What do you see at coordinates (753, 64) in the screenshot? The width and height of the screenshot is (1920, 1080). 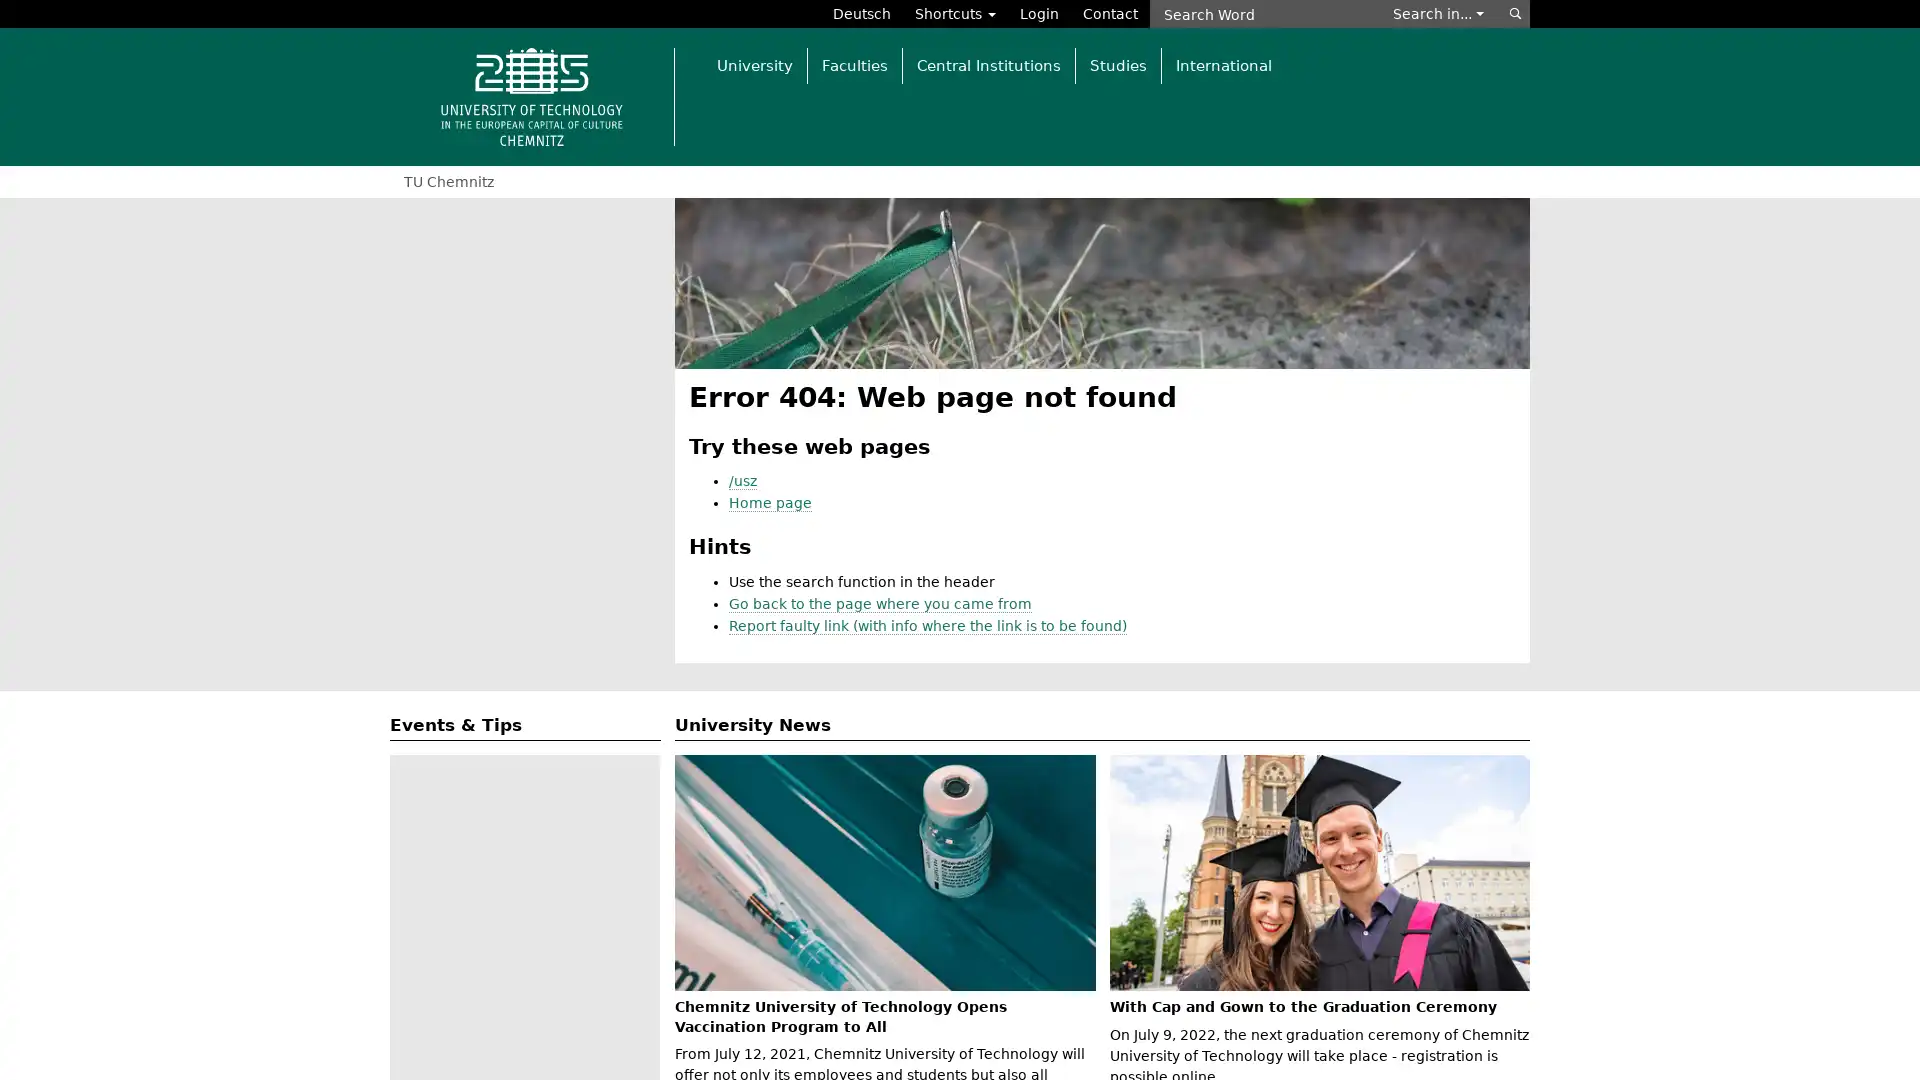 I see `University` at bounding box center [753, 64].